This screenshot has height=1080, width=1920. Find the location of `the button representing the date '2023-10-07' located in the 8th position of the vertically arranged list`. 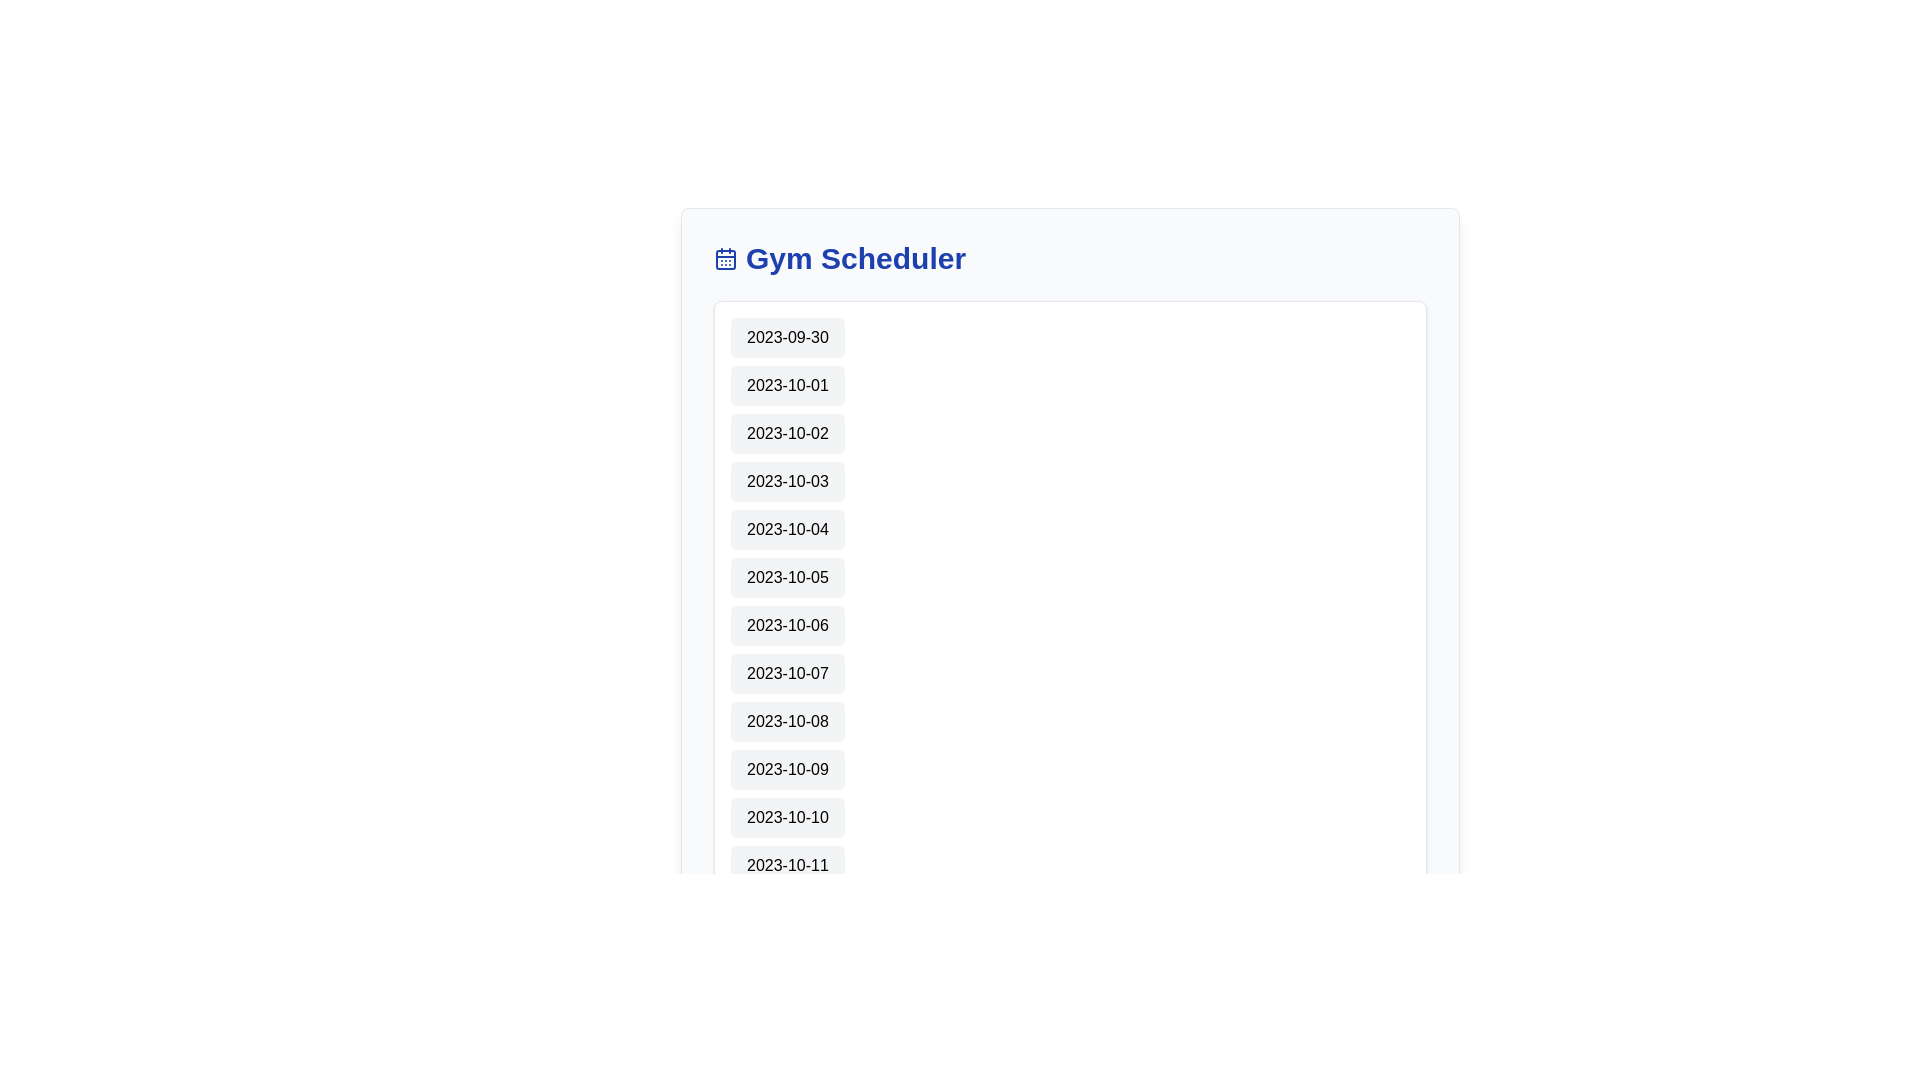

the button representing the date '2023-10-07' located in the 8th position of the vertically arranged list is located at coordinates (786, 674).